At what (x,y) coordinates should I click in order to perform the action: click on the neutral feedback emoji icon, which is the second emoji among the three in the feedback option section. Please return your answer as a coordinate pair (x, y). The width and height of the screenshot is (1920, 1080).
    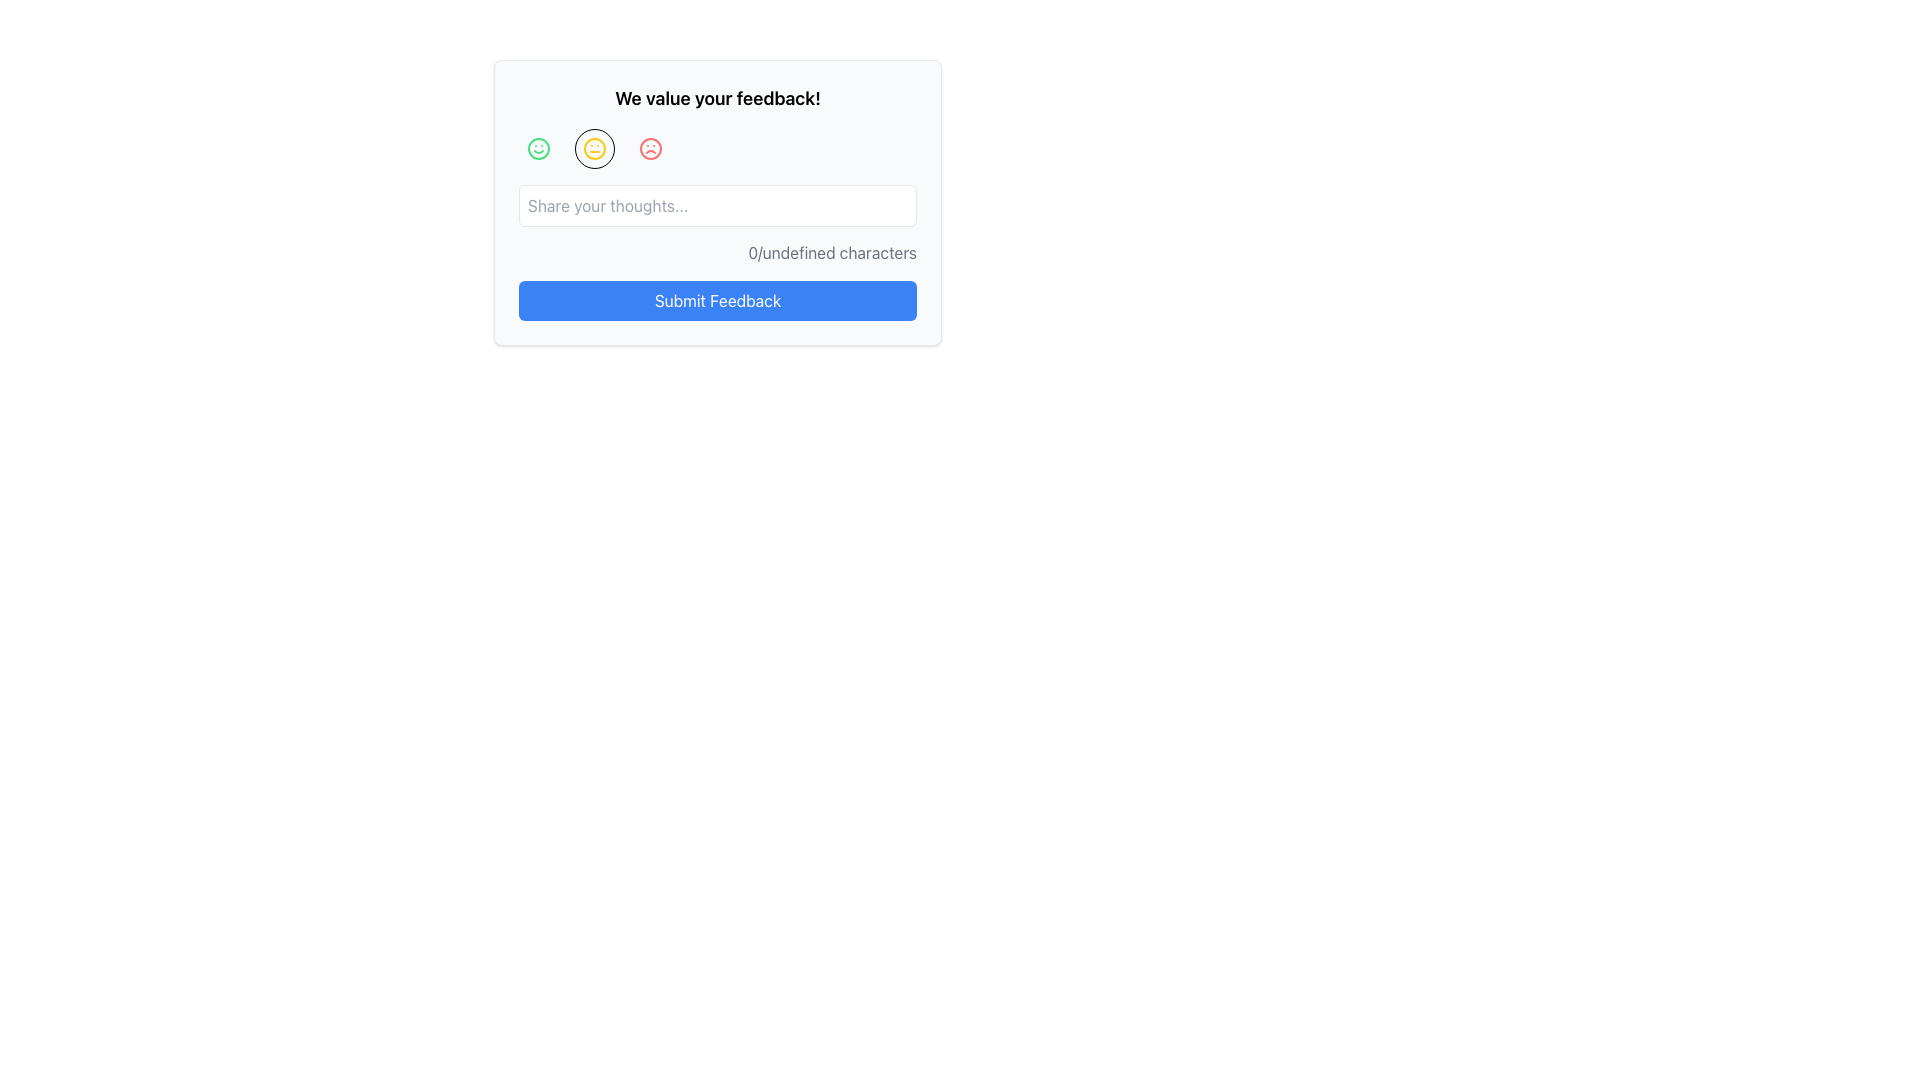
    Looking at the image, I should click on (594, 148).